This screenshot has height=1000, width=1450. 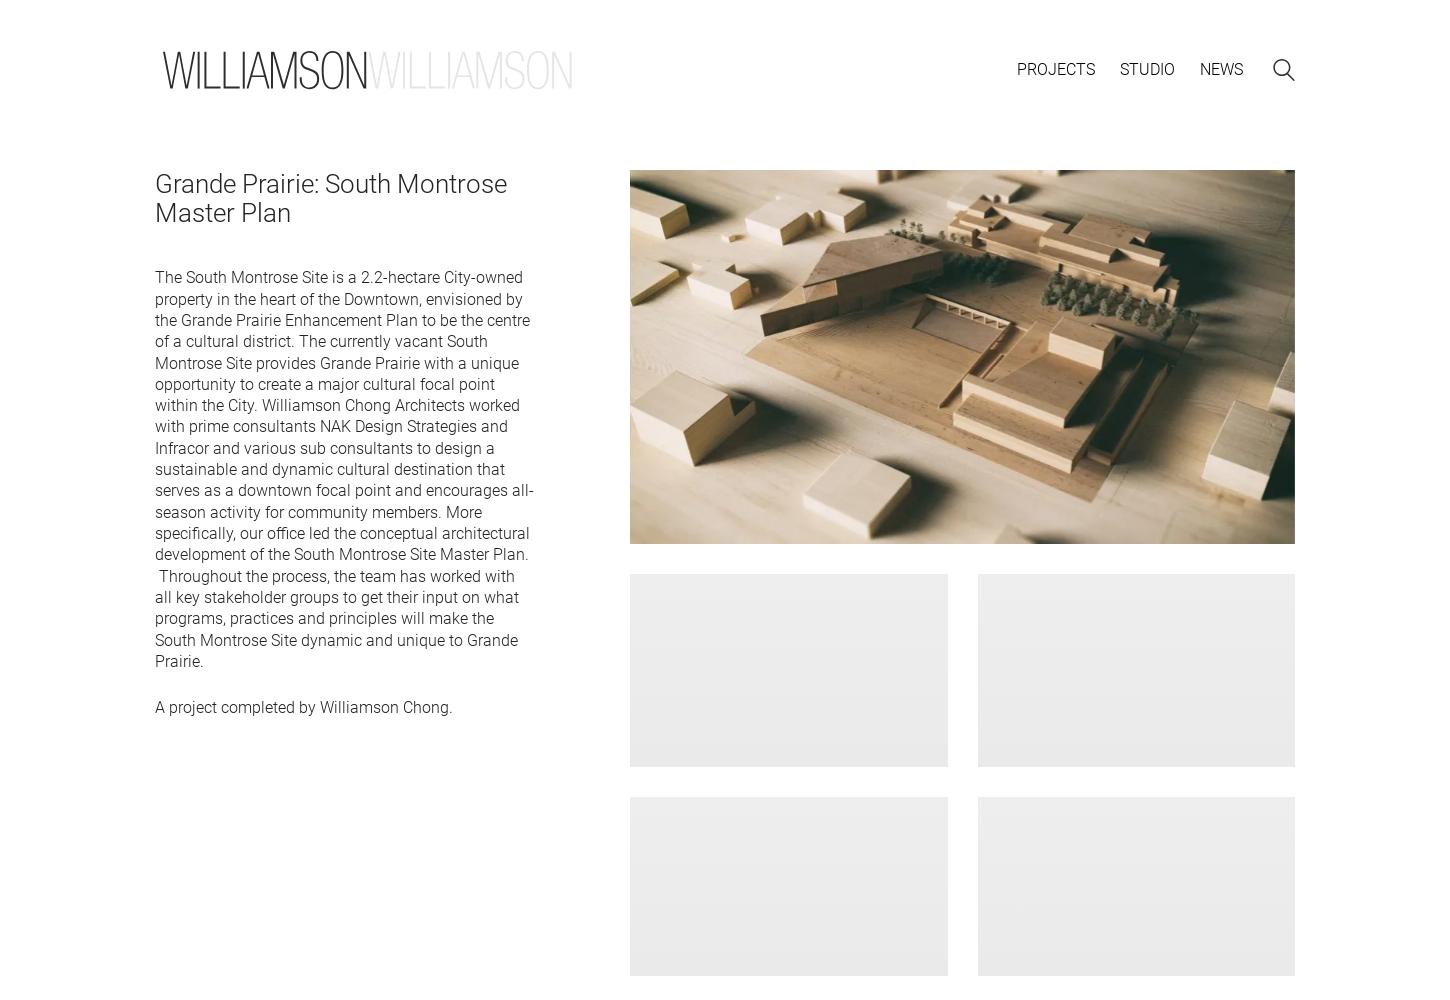 What do you see at coordinates (1144, 68) in the screenshot?
I see `'i'` at bounding box center [1144, 68].